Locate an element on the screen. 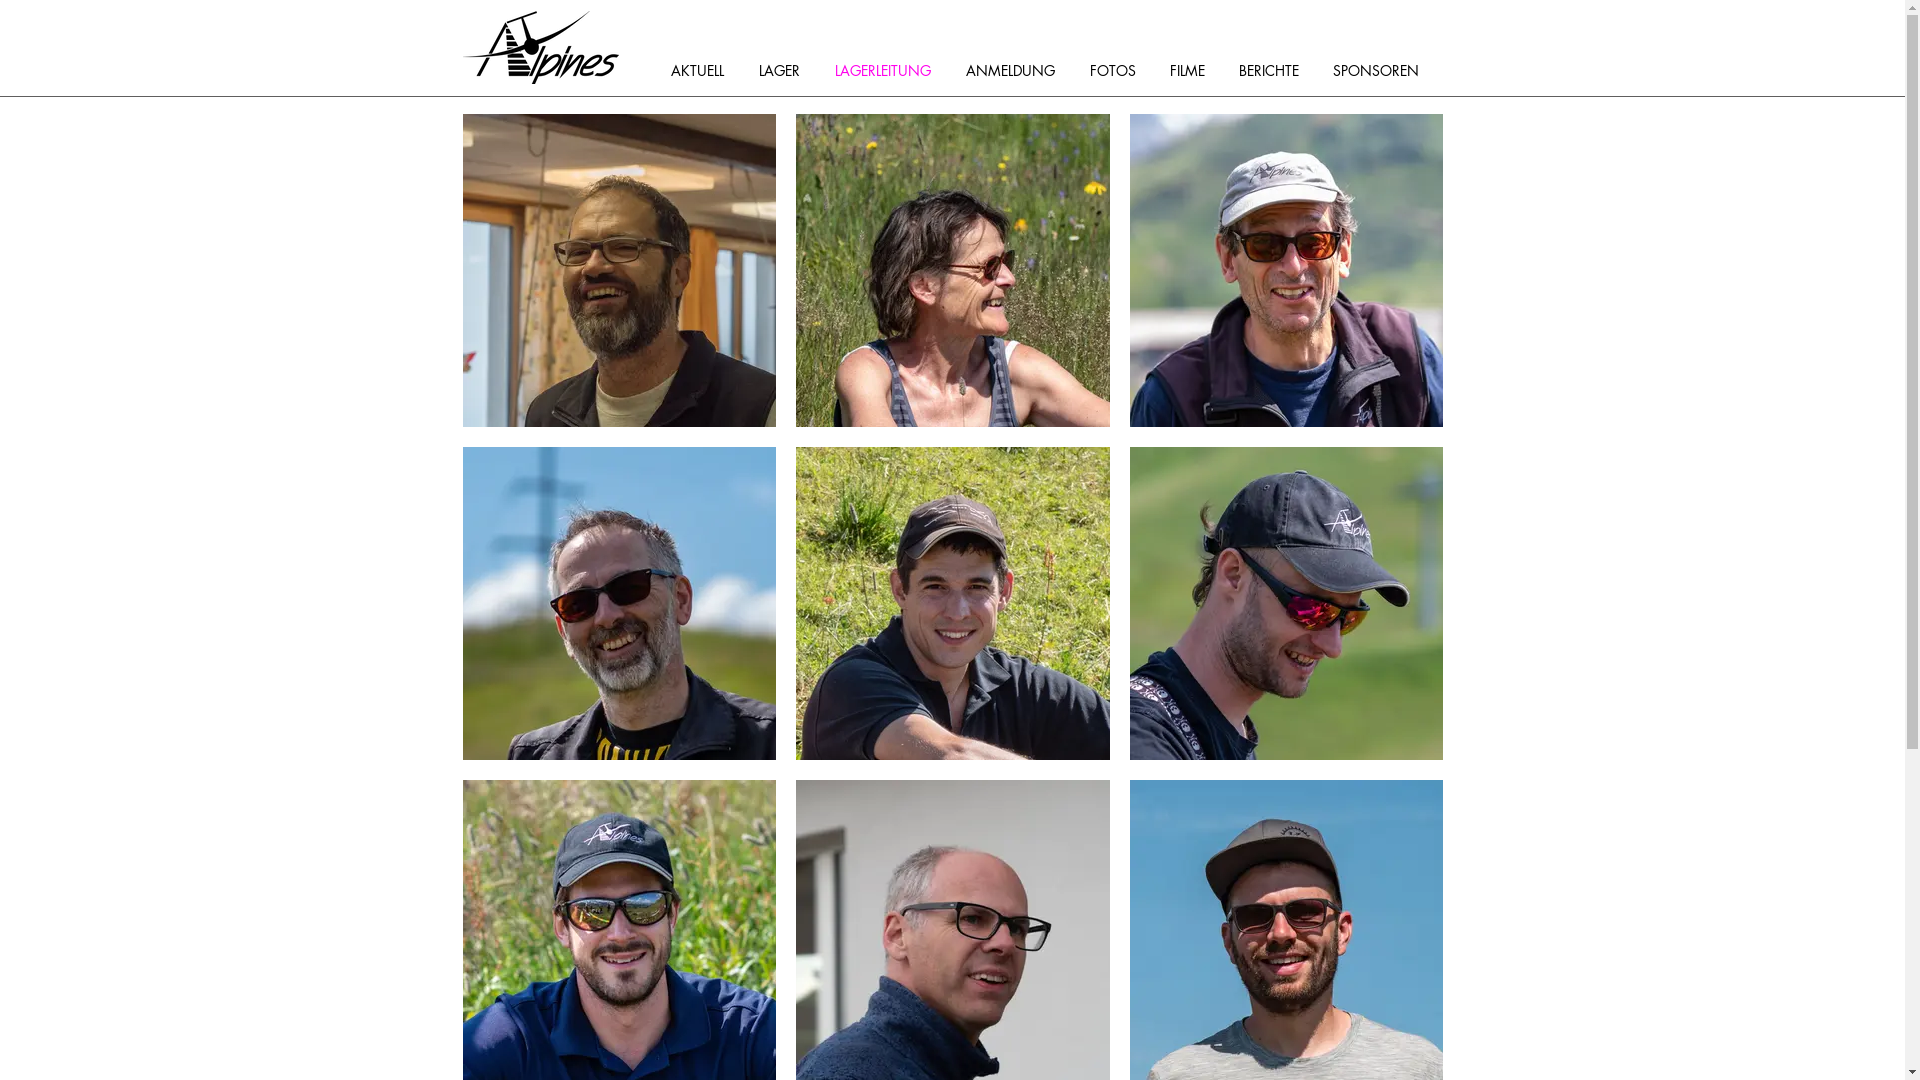 This screenshot has width=1920, height=1080. 'LAGERLEITUNG' is located at coordinates (888, 69).